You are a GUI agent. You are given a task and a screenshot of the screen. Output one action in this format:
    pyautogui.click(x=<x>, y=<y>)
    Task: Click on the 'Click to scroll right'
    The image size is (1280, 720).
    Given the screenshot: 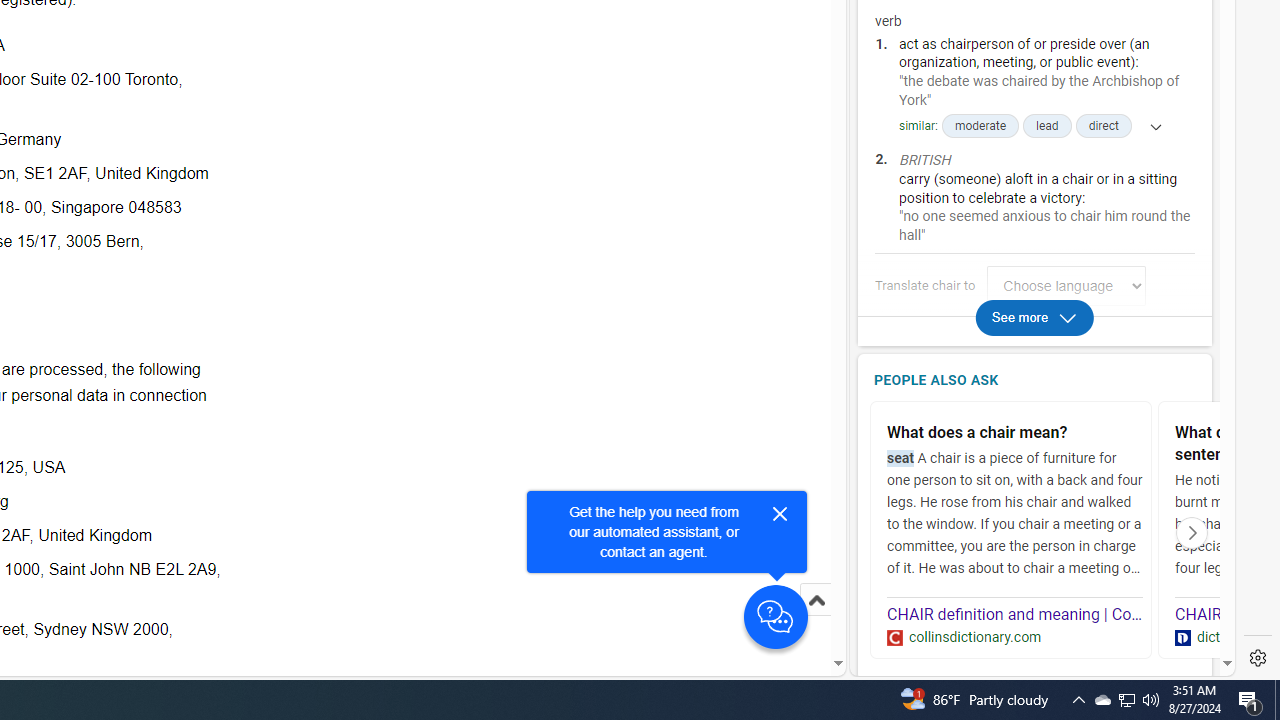 What is the action you would take?
    pyautogui.click(x=1192, y=531)
    